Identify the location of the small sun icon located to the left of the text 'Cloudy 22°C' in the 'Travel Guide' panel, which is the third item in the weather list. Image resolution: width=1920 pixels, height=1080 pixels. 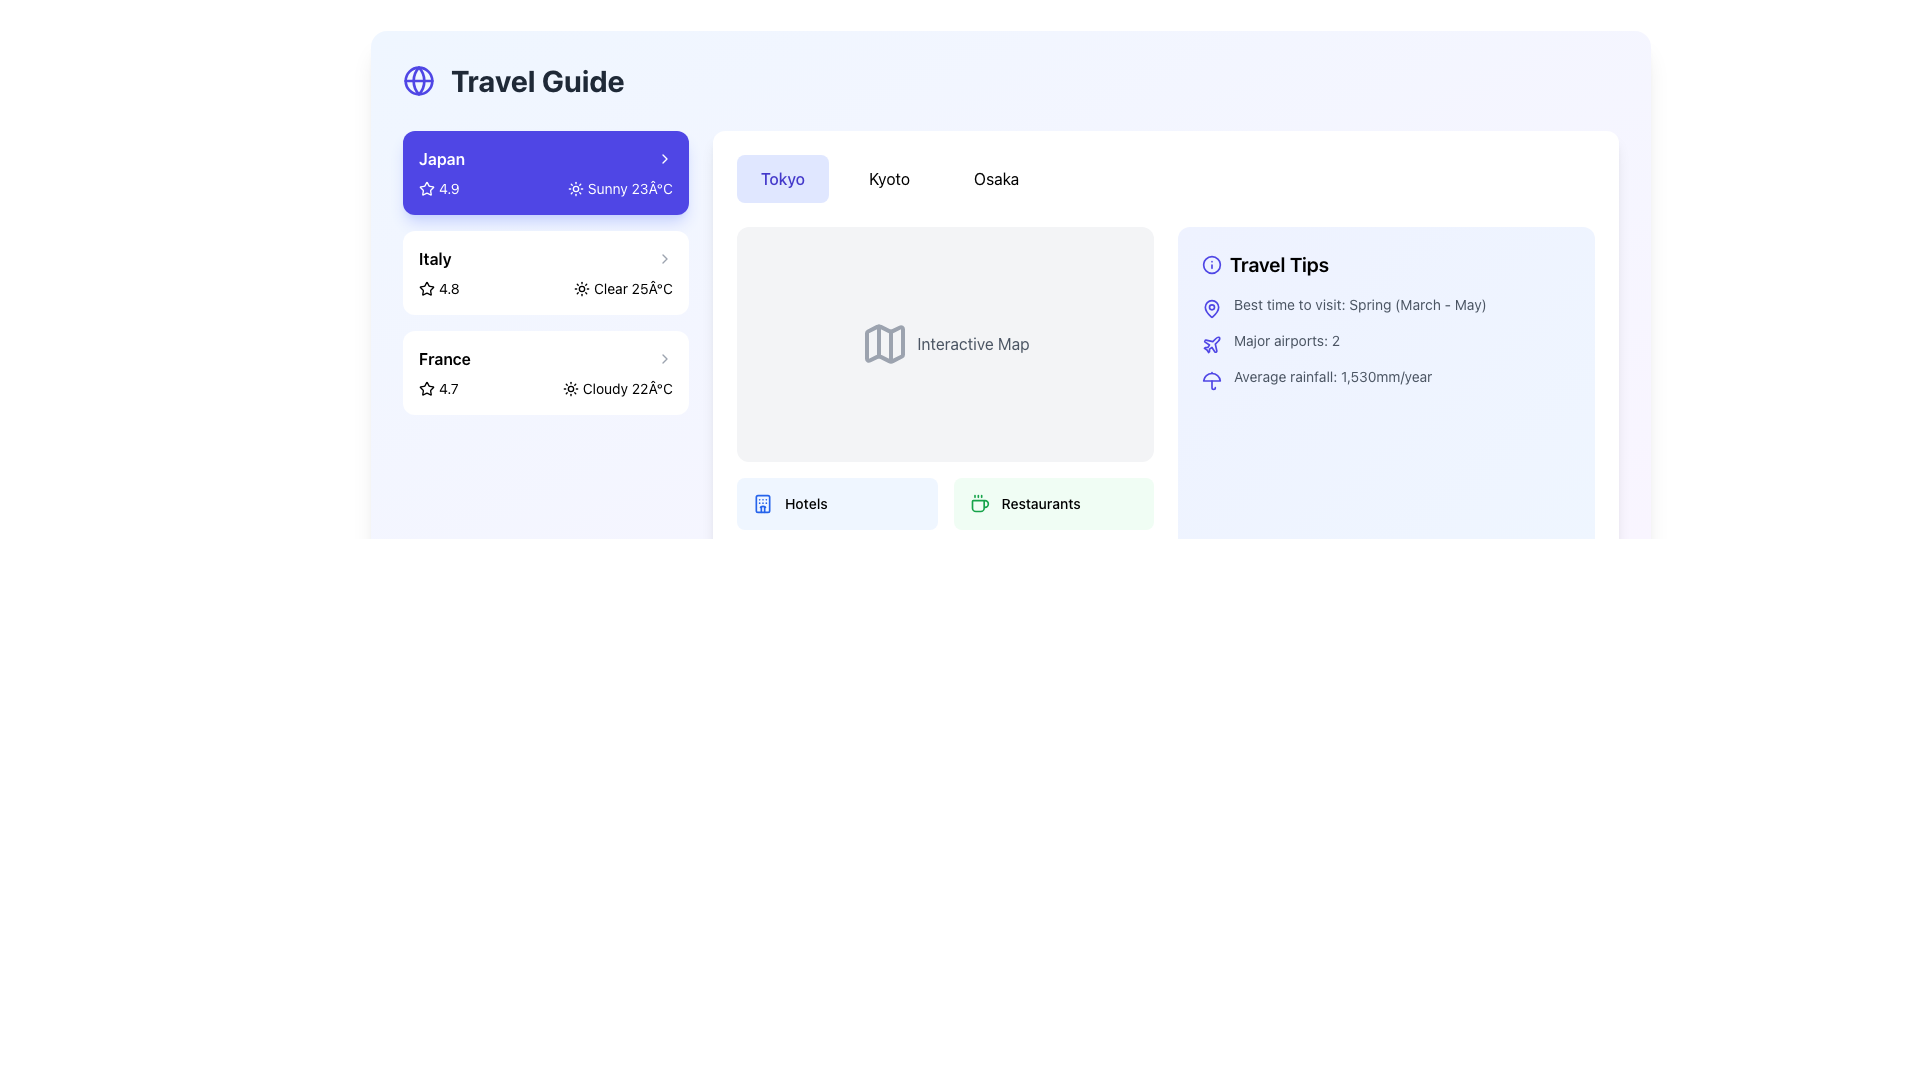
(569, 389).